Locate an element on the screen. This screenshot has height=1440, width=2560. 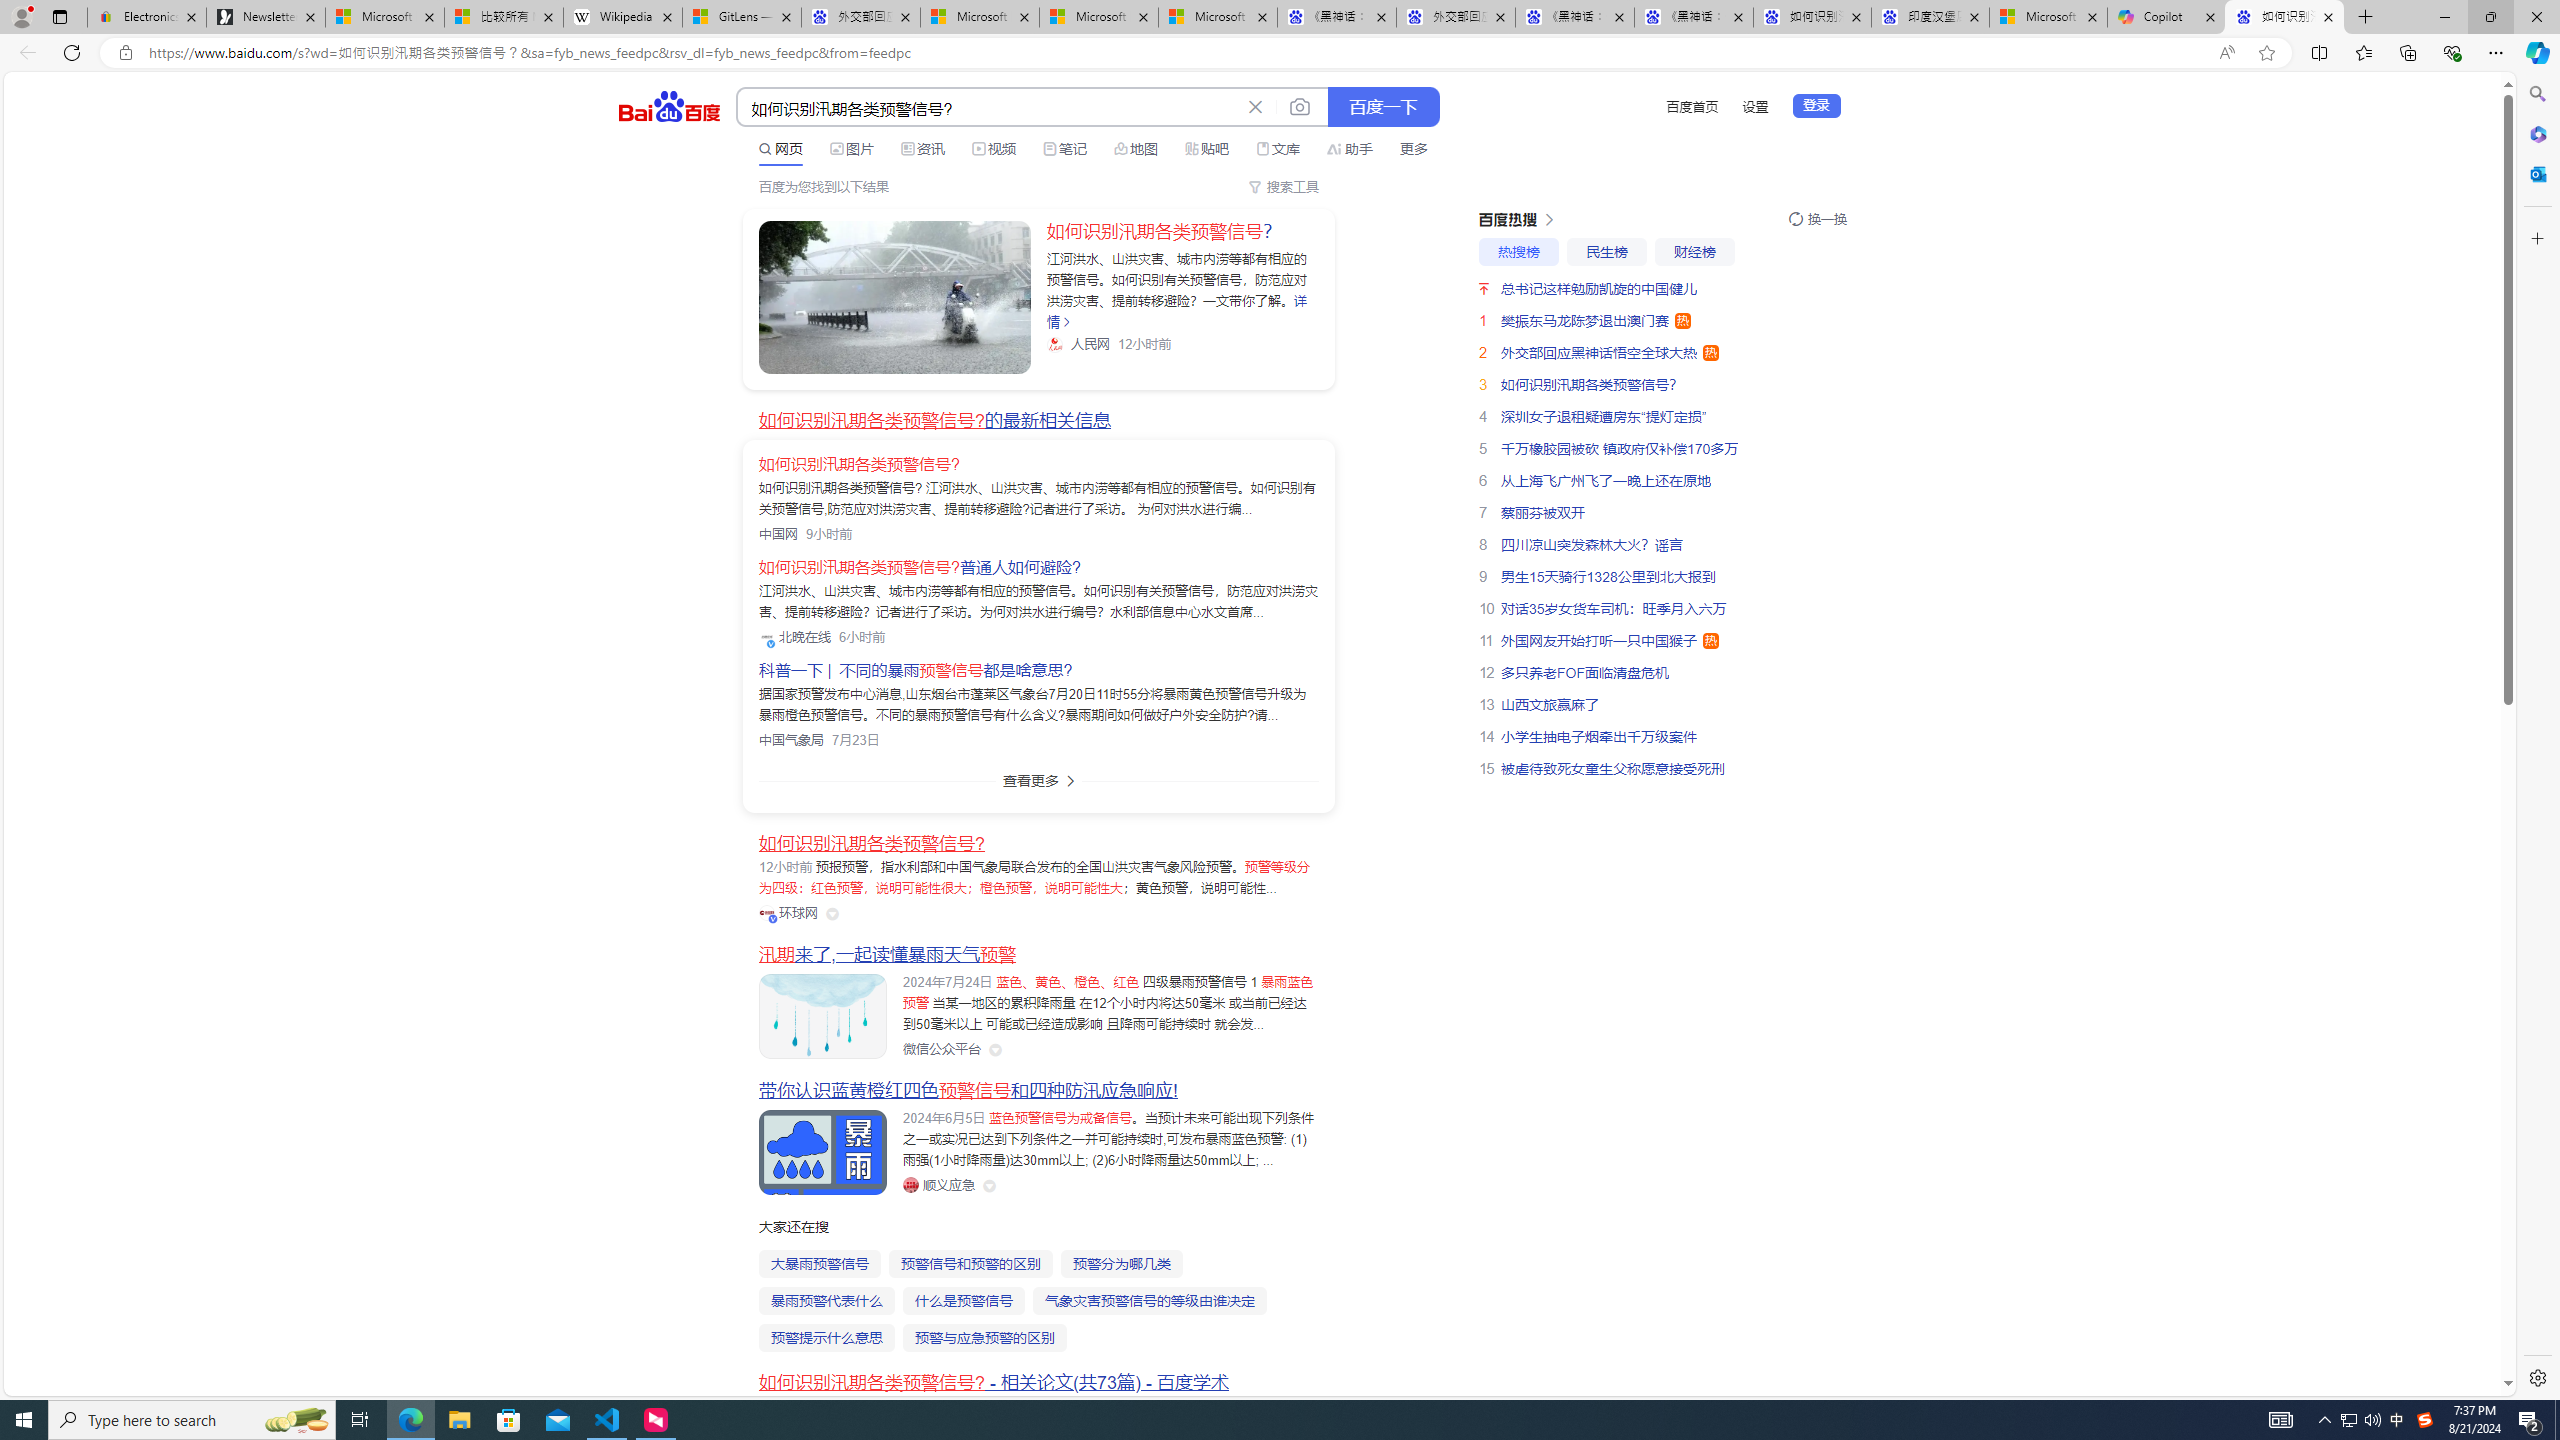
'Electronics, Cars, Fashion, Collectibles & More | eBay' is located at coordinates (146, 16).